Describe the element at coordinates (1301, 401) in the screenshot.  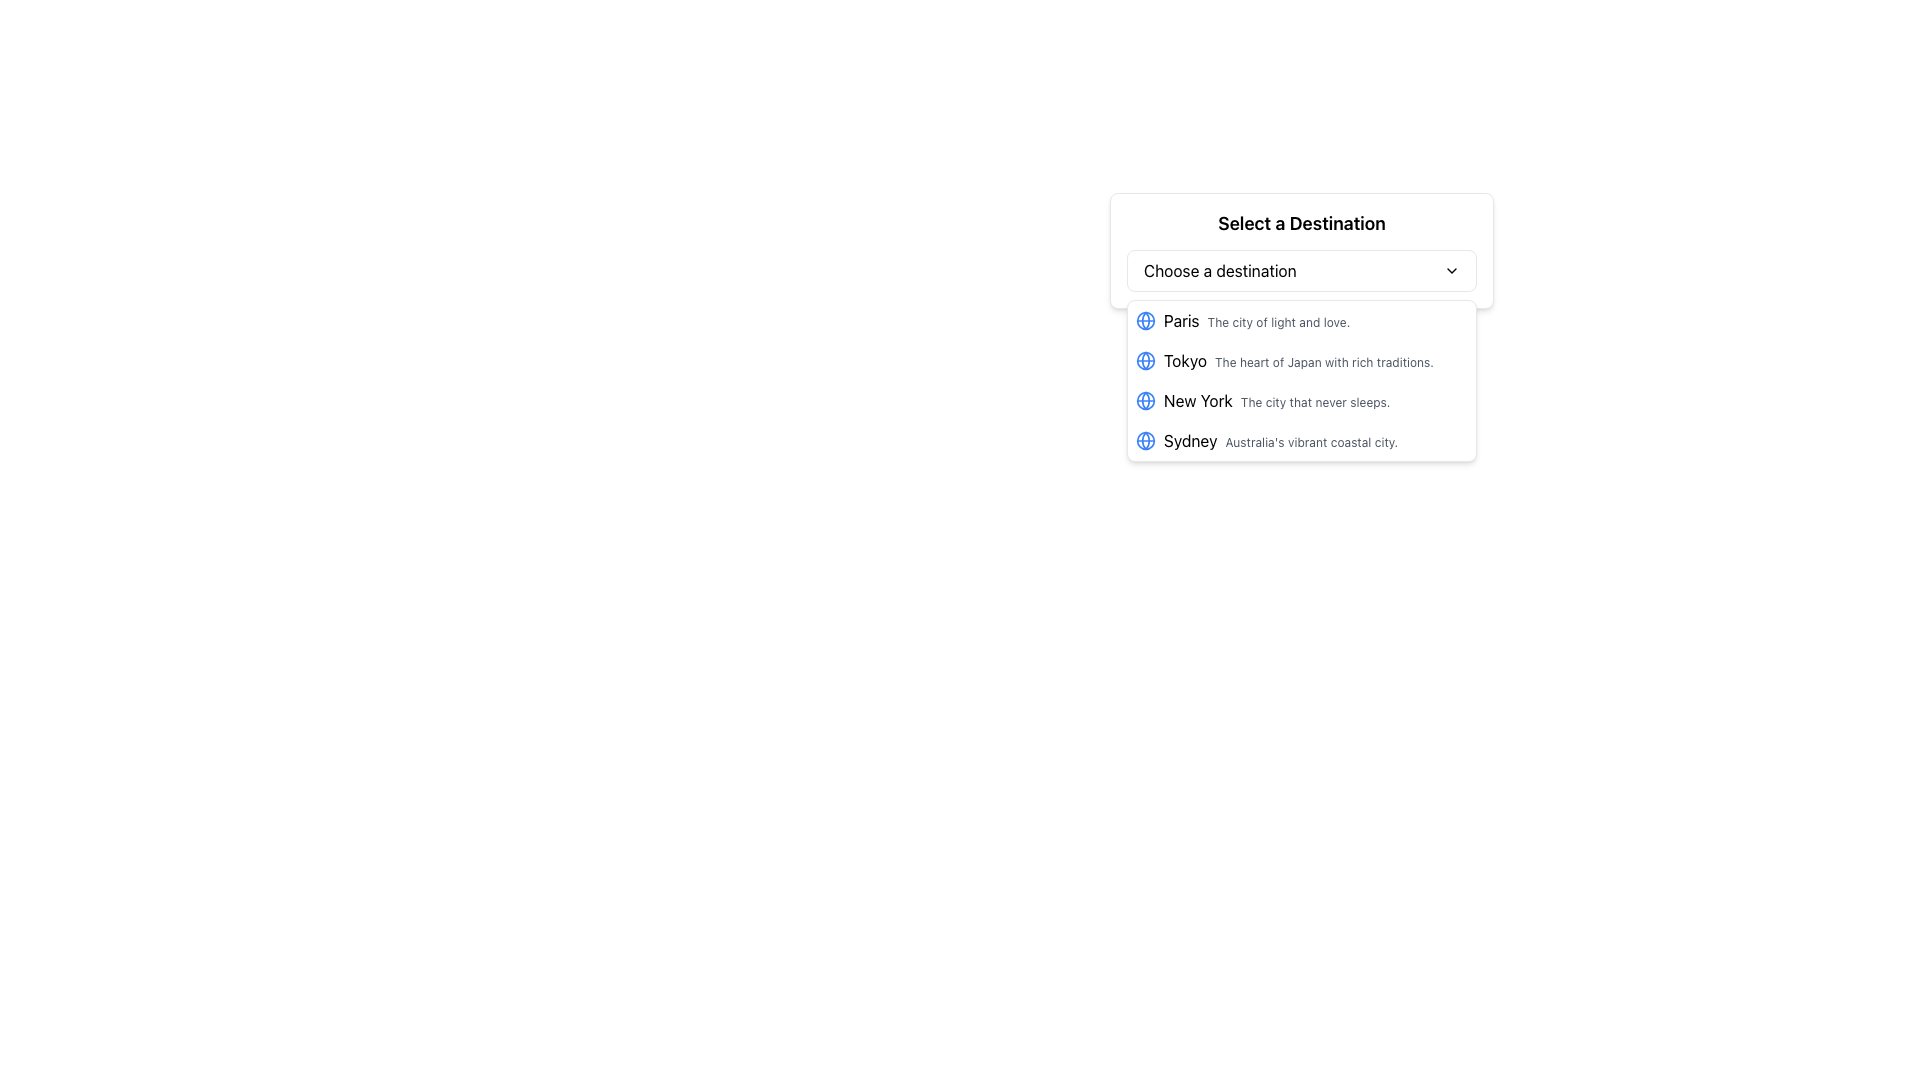
I see `the selectable element 'New York' with the tagline 'The city that never sleeps.' located in the dropdown 'Select a Destination'` at that location.